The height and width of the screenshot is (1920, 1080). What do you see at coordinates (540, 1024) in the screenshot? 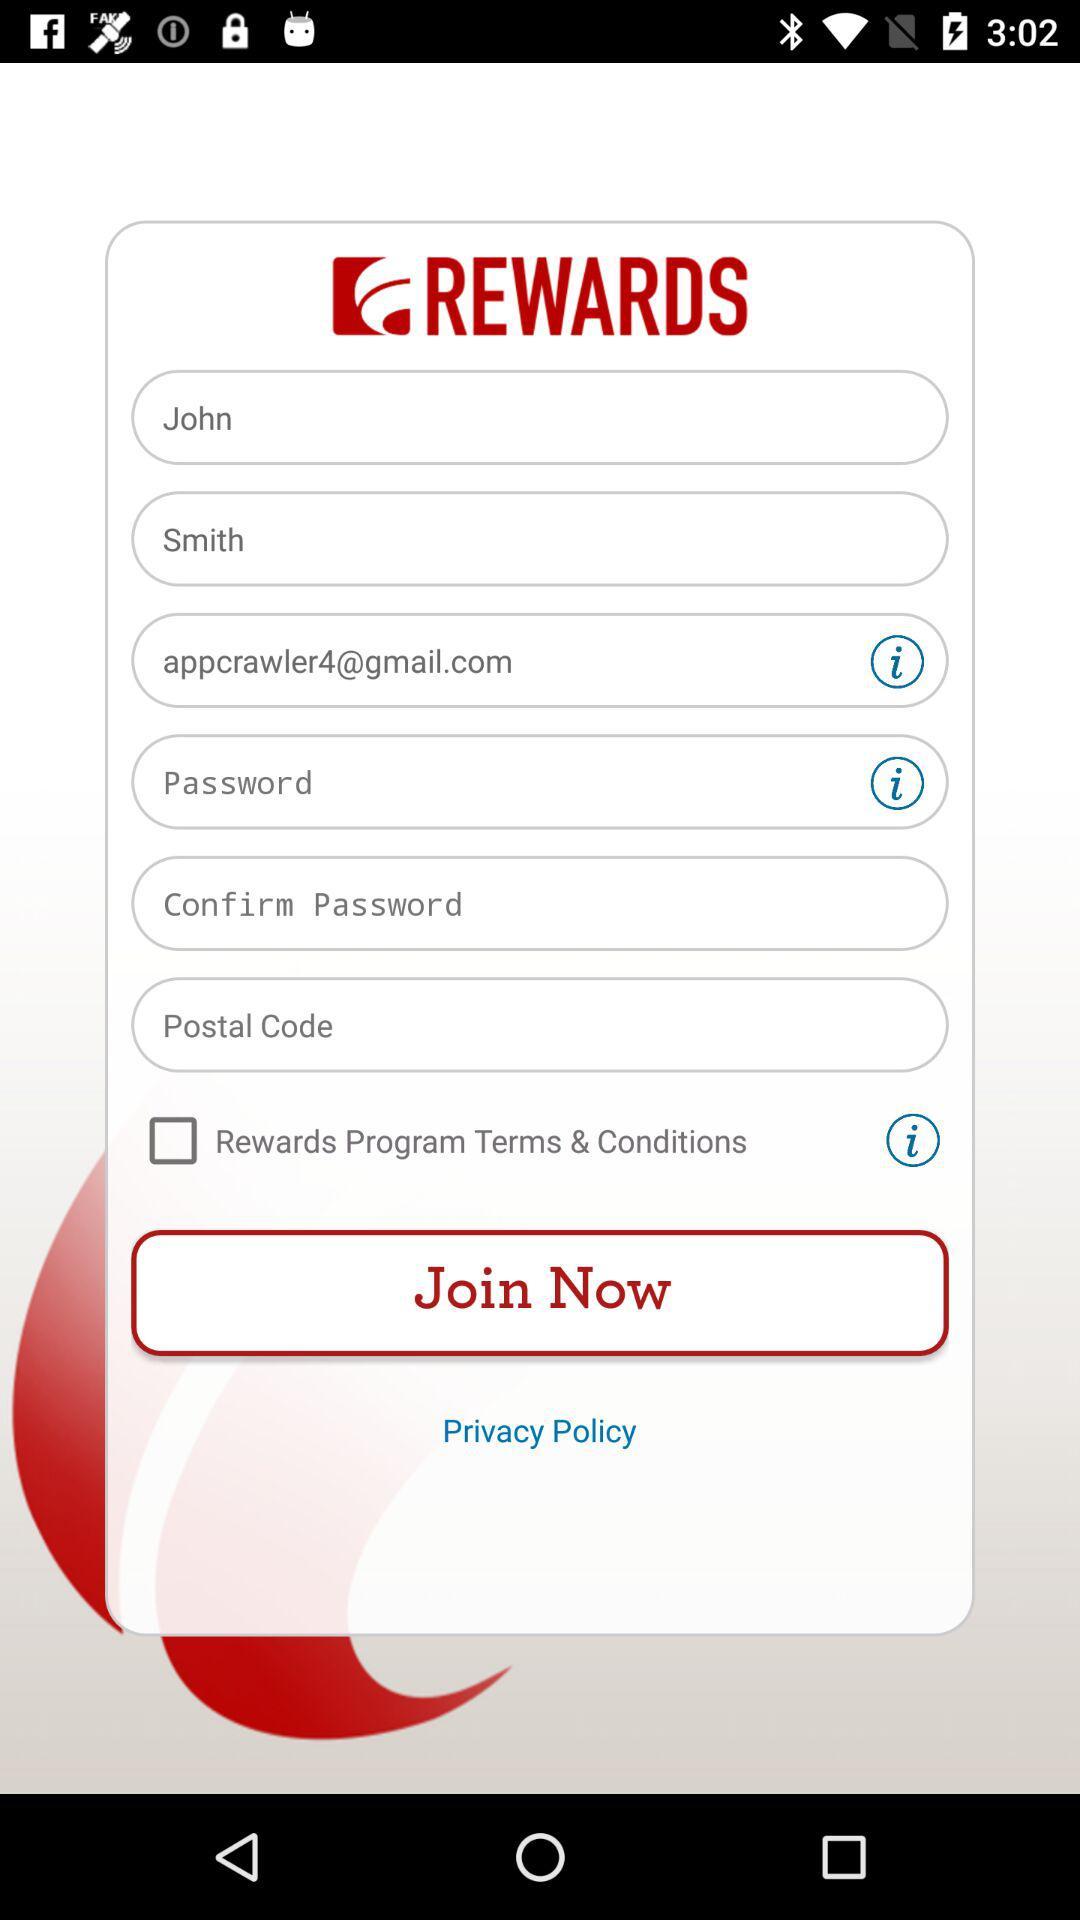
I see `postal code` at bounding box center [540, 1024].